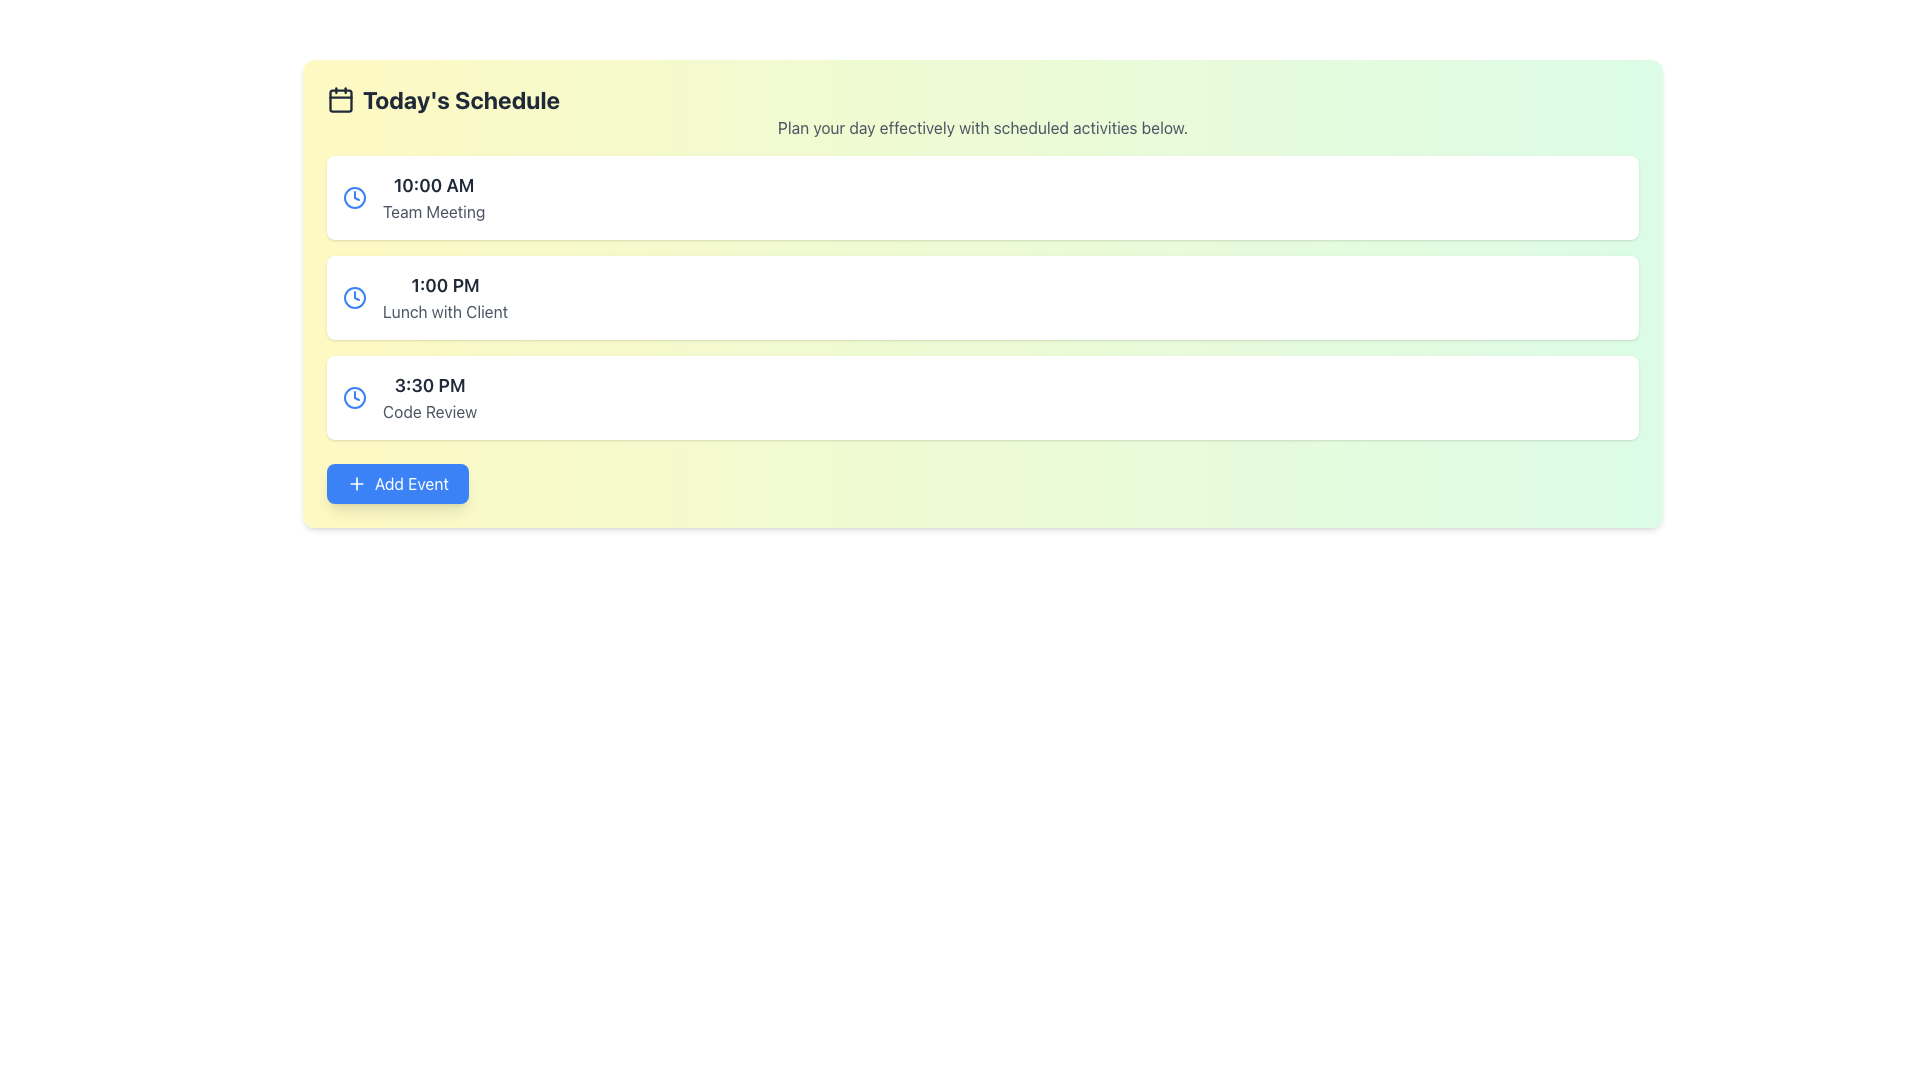 The image size is (1920, 1080). I want to click on the descriptive label for the event scheduled at 10:00 AM in the 'Today's Schedule' list, located below the '10:00 AM' text, so click(433, 212).